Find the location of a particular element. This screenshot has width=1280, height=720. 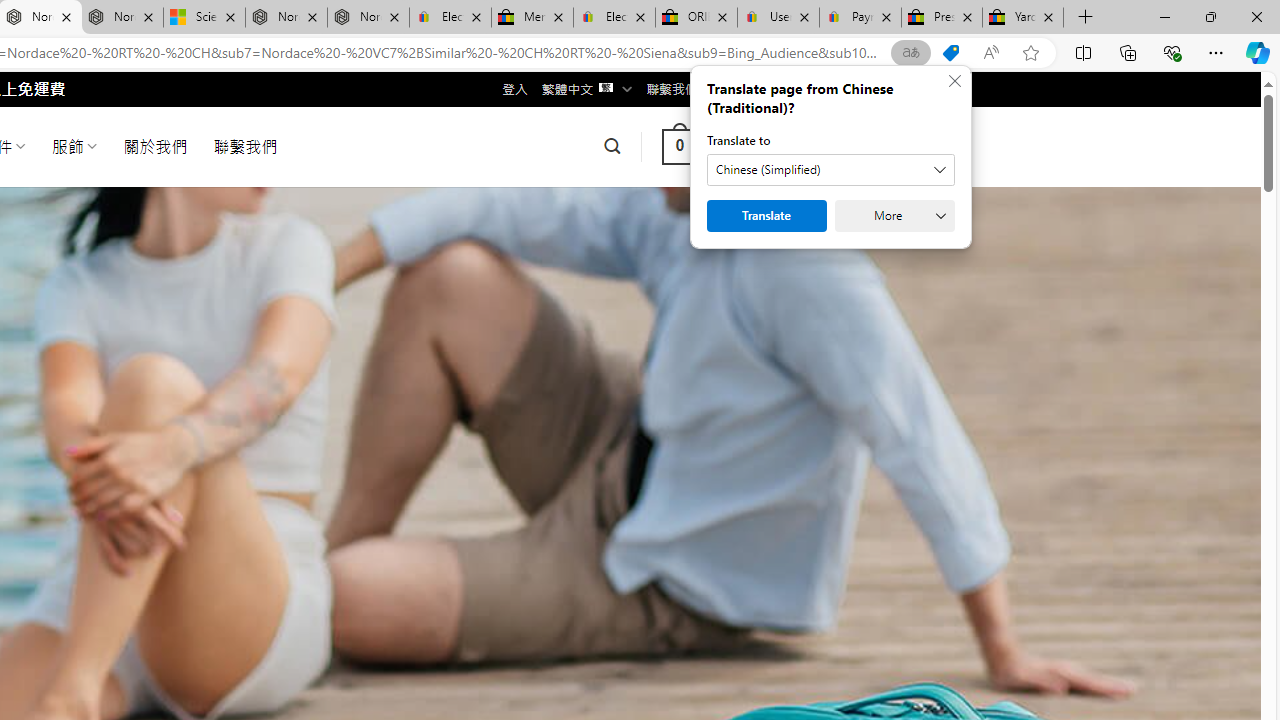

'Nordace - Summer Adventures 2024' is located at coordinates (285, 17).